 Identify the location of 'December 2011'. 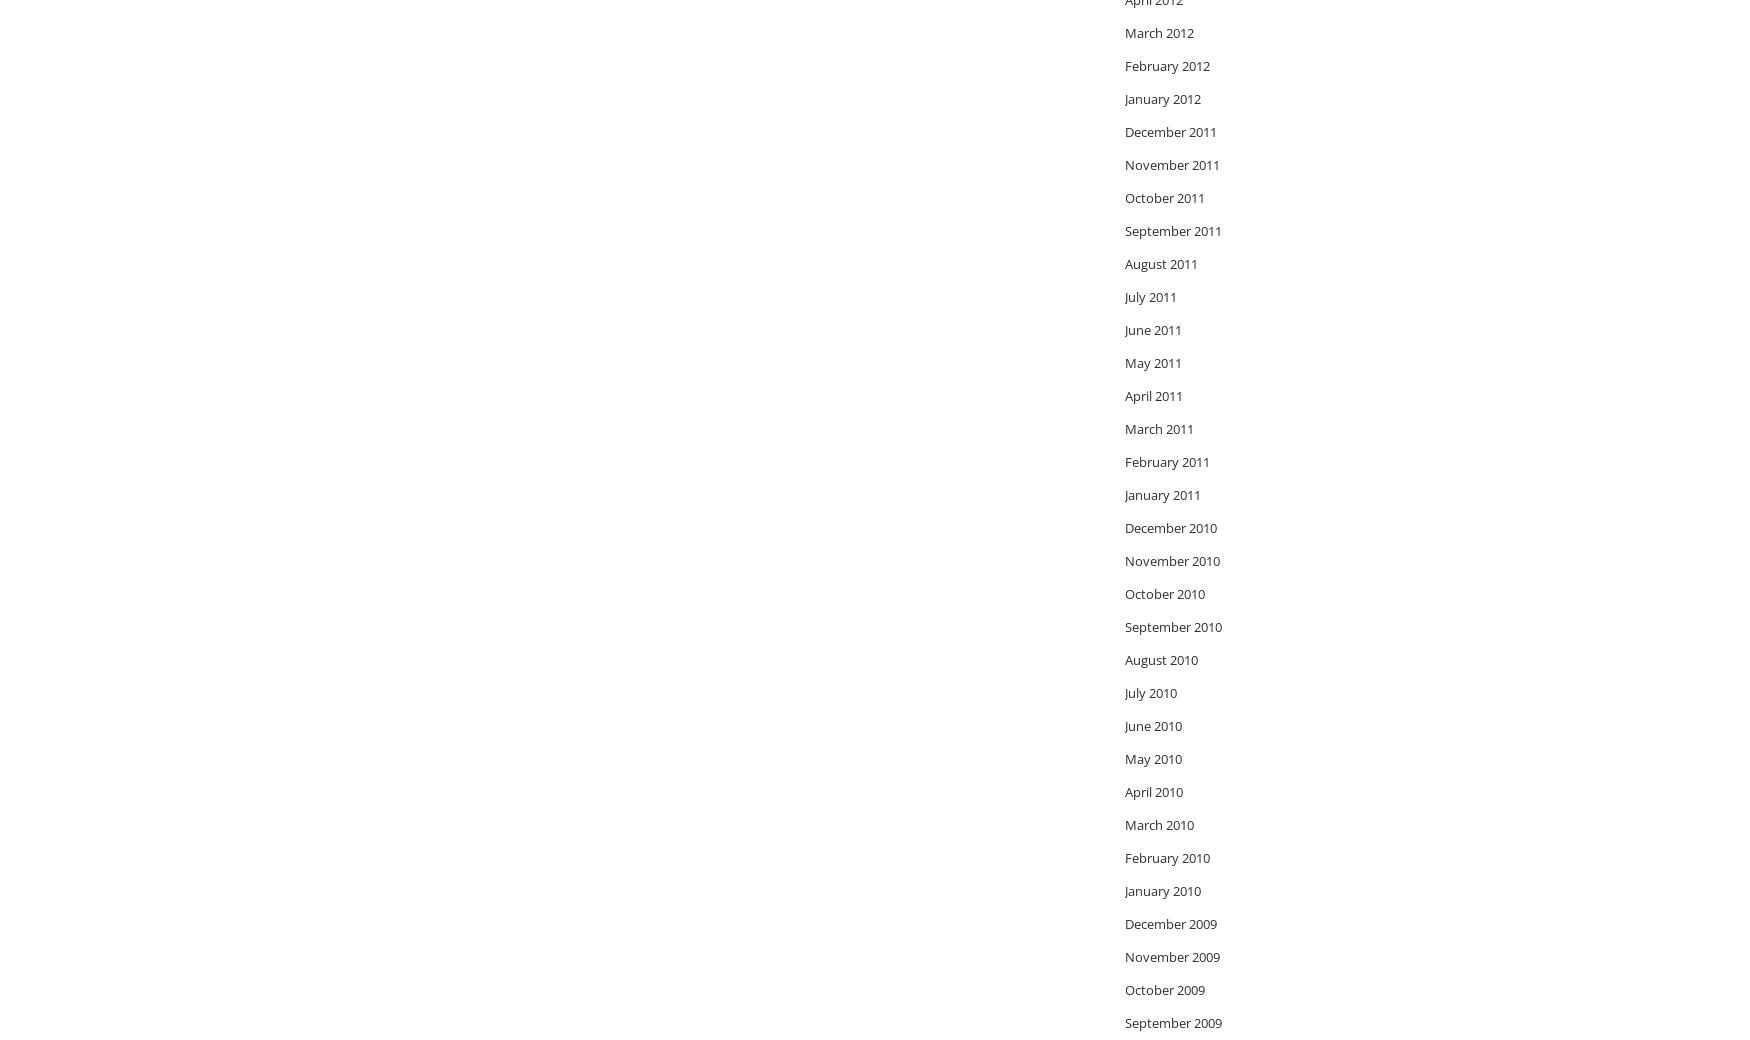
(1125, 131).